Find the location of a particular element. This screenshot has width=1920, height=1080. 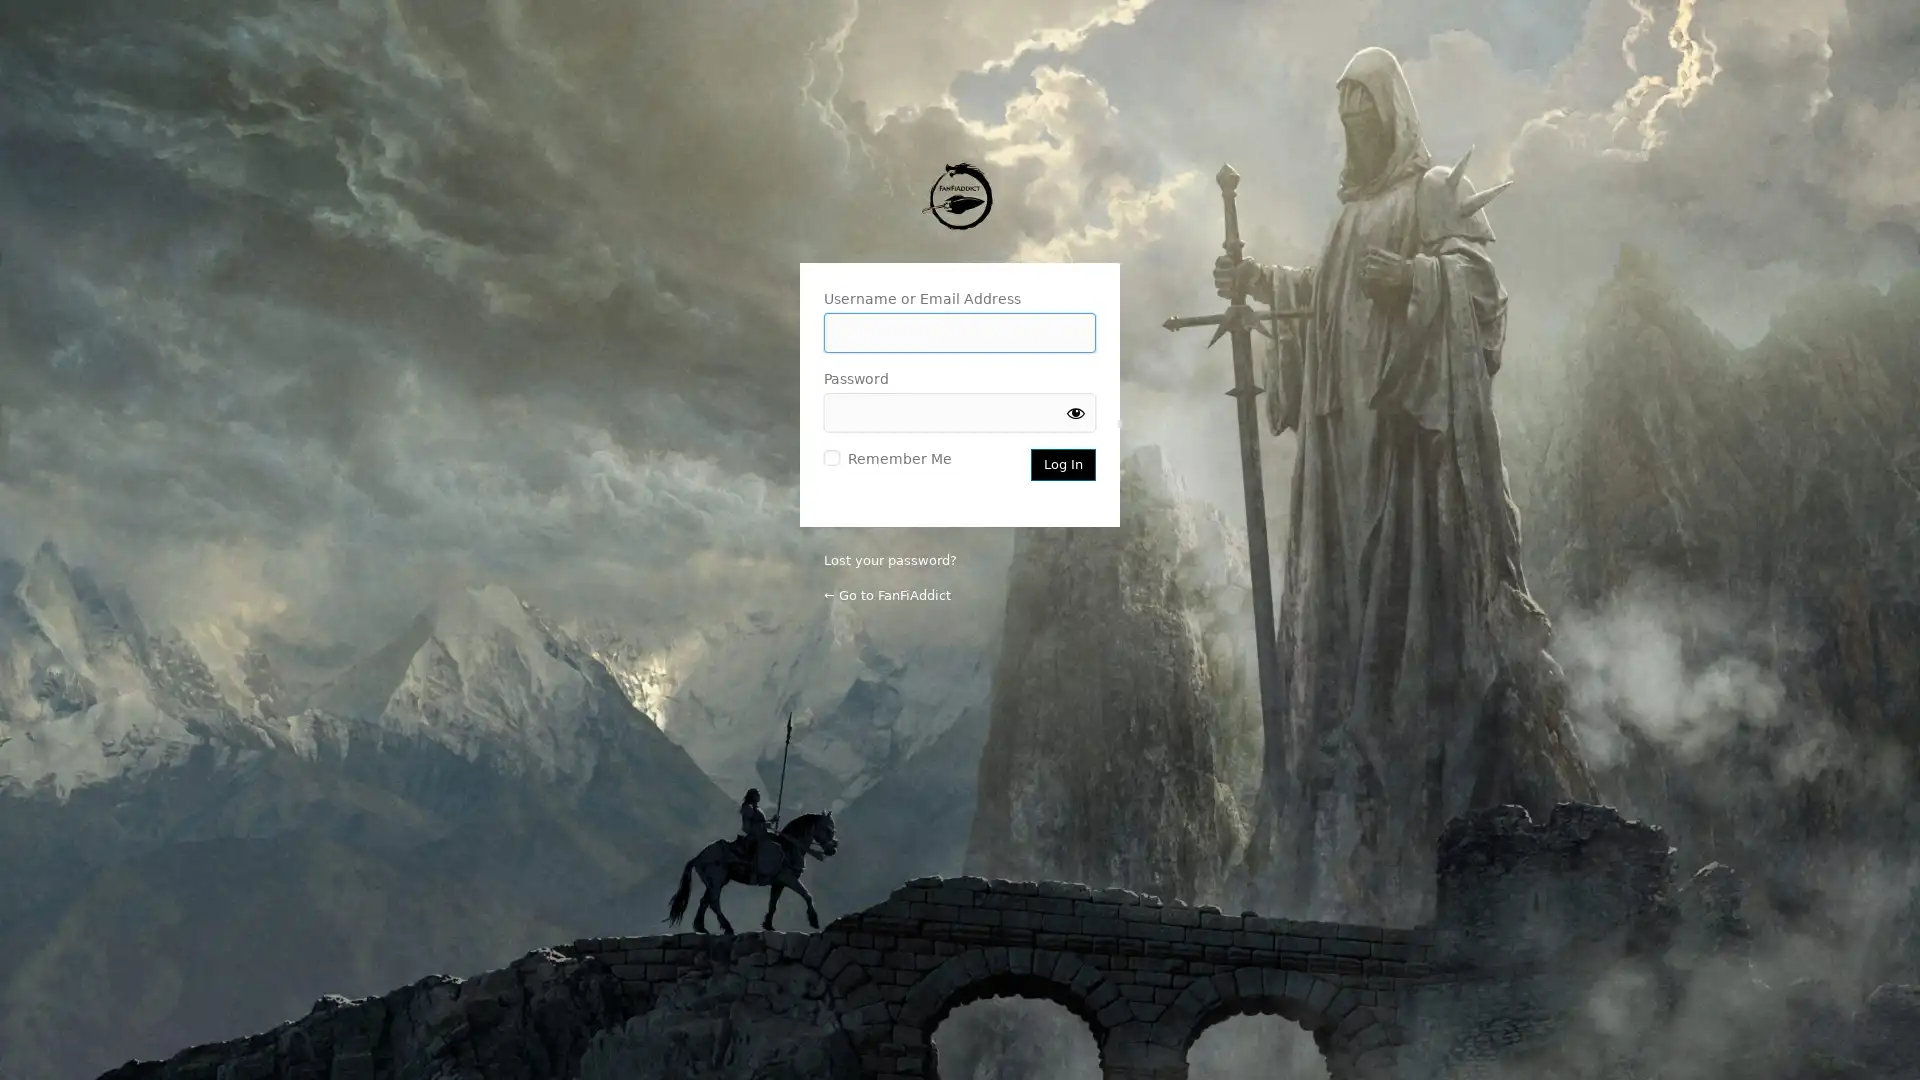

Log In is located at coordinates (1062, 463).